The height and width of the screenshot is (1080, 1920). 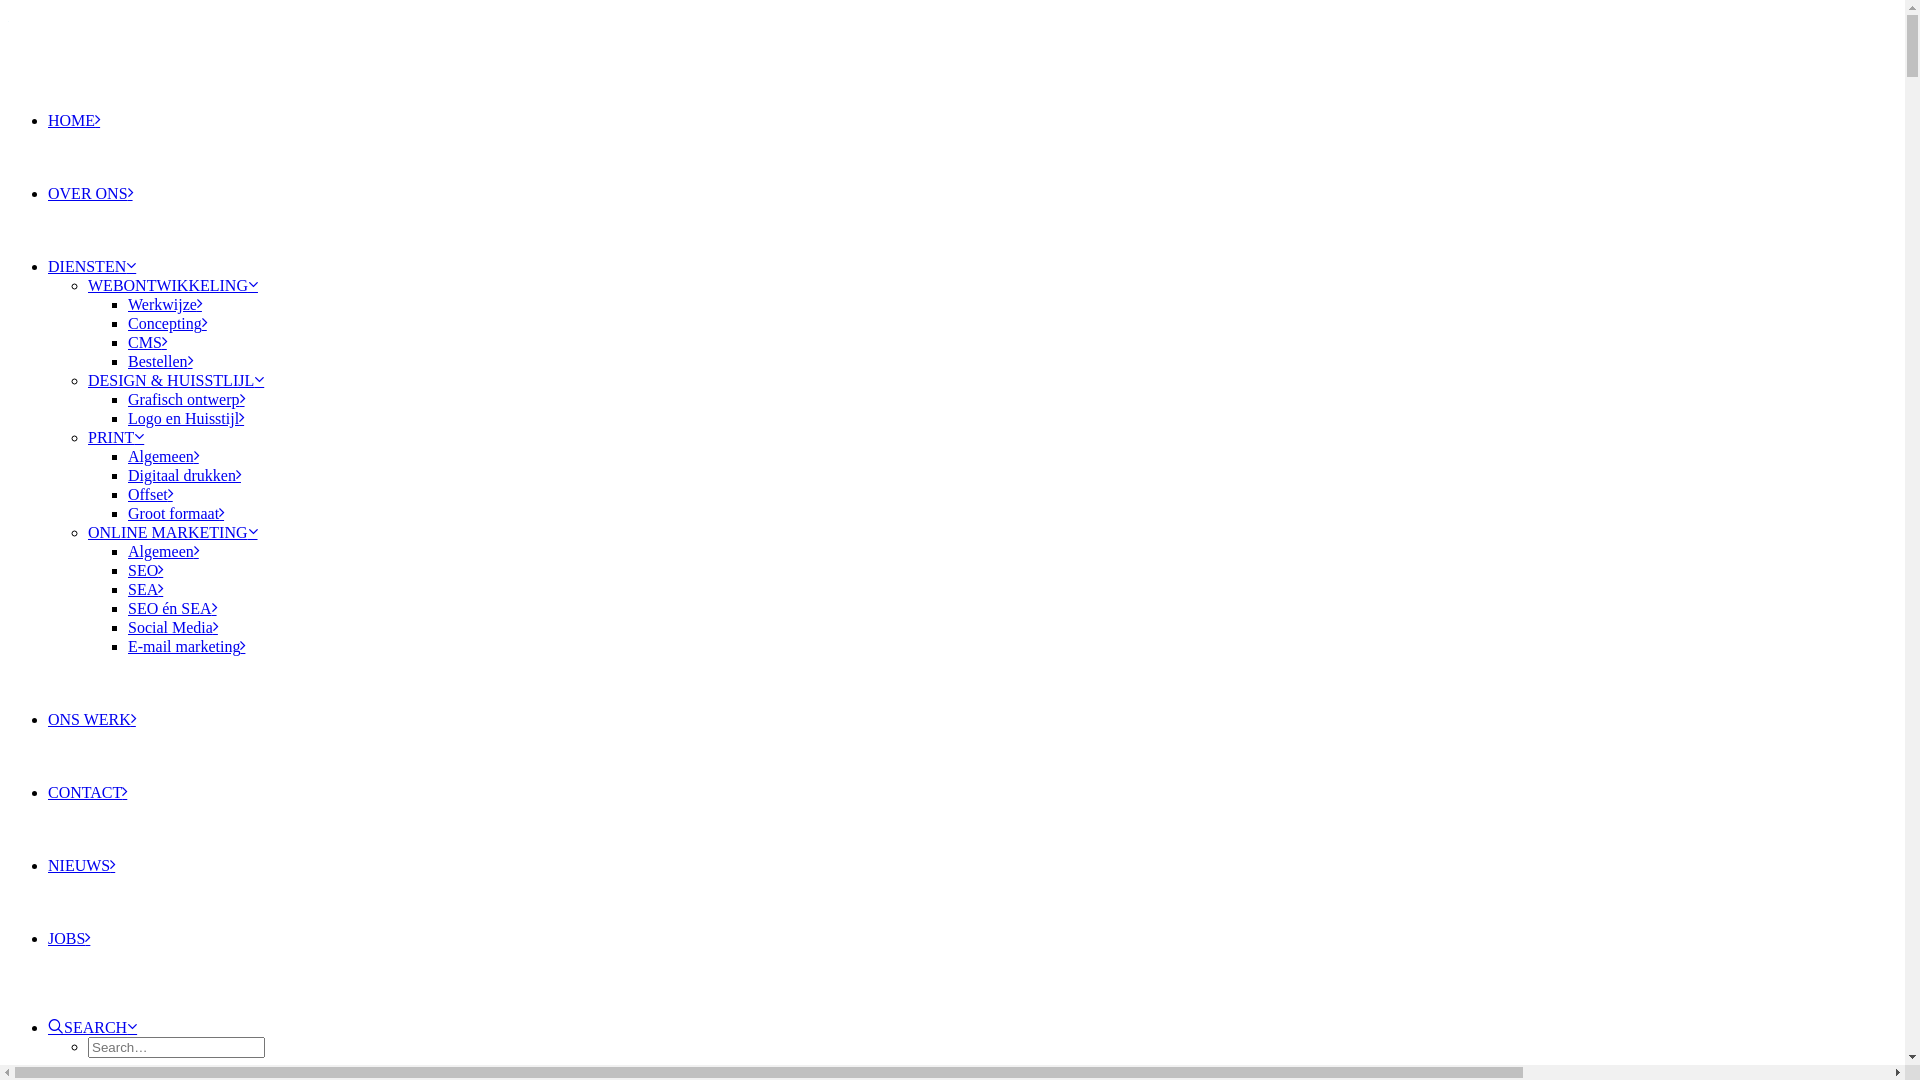 What do you see at coordinates (127, 475) in the screenshot?
I see `'Digitaal drukken'` at bounding box center [127, 475].